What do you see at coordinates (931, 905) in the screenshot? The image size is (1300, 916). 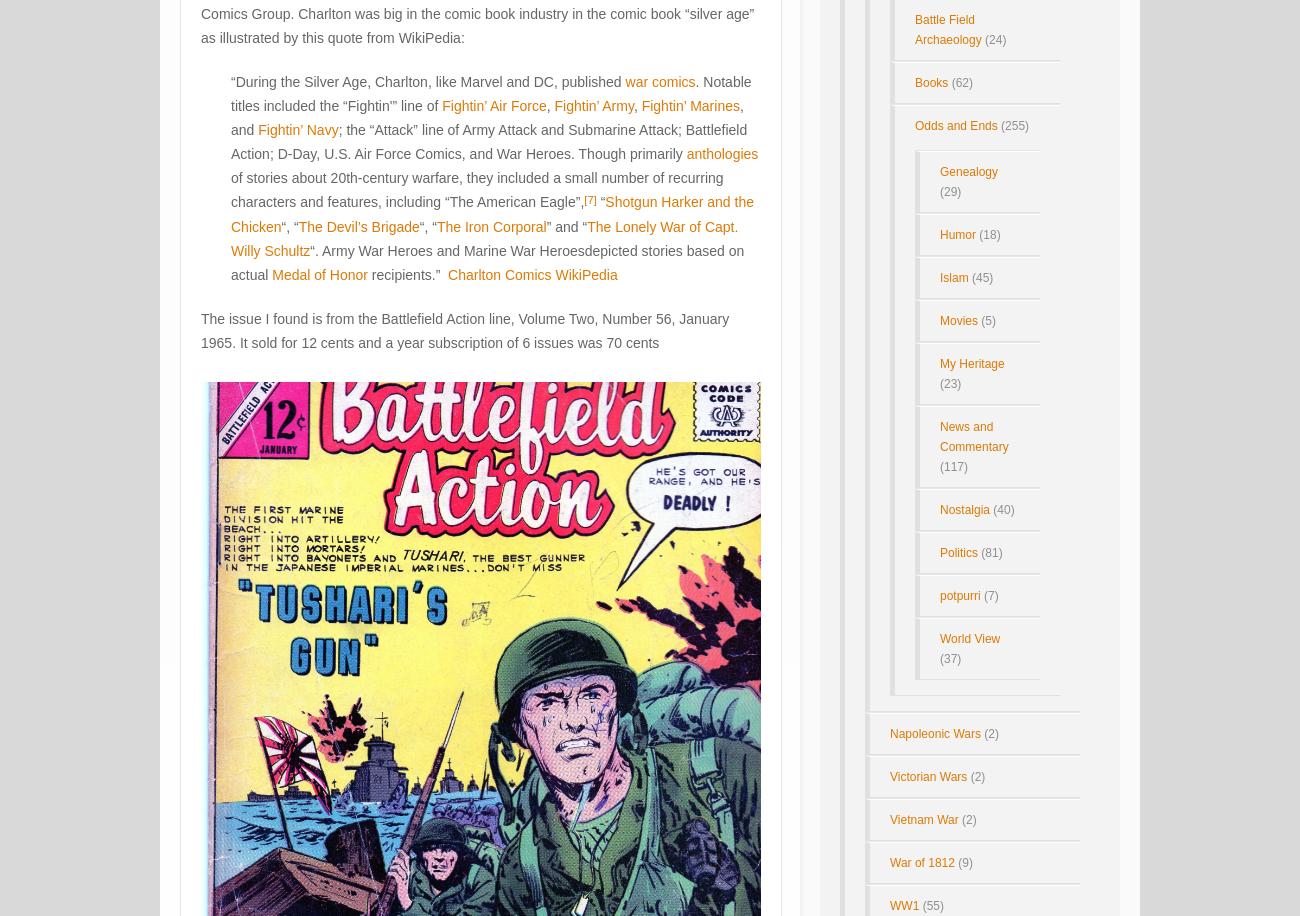 I see `'(55)'` at bounding box center [931, 905].